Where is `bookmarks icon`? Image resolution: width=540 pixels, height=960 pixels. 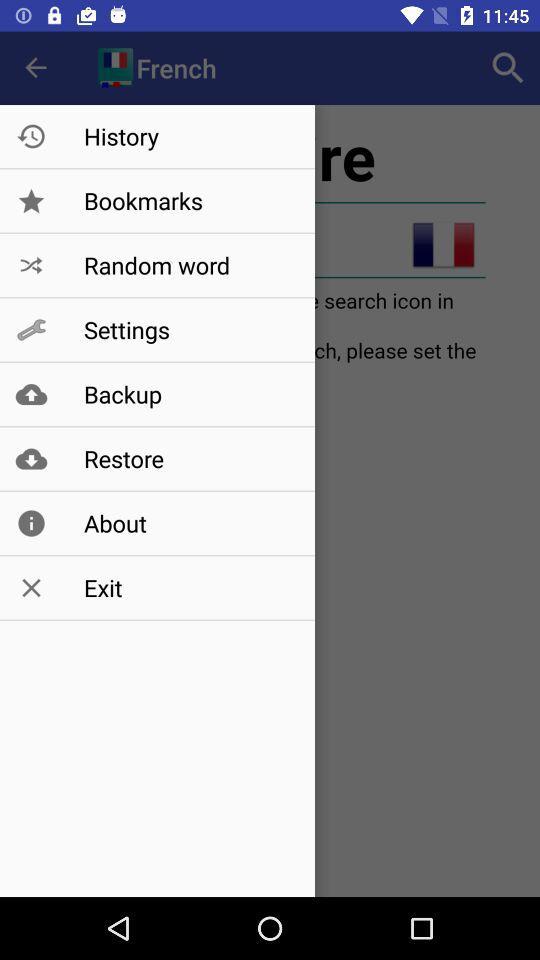 bookmarks icon is located at coordinates (189, 201).